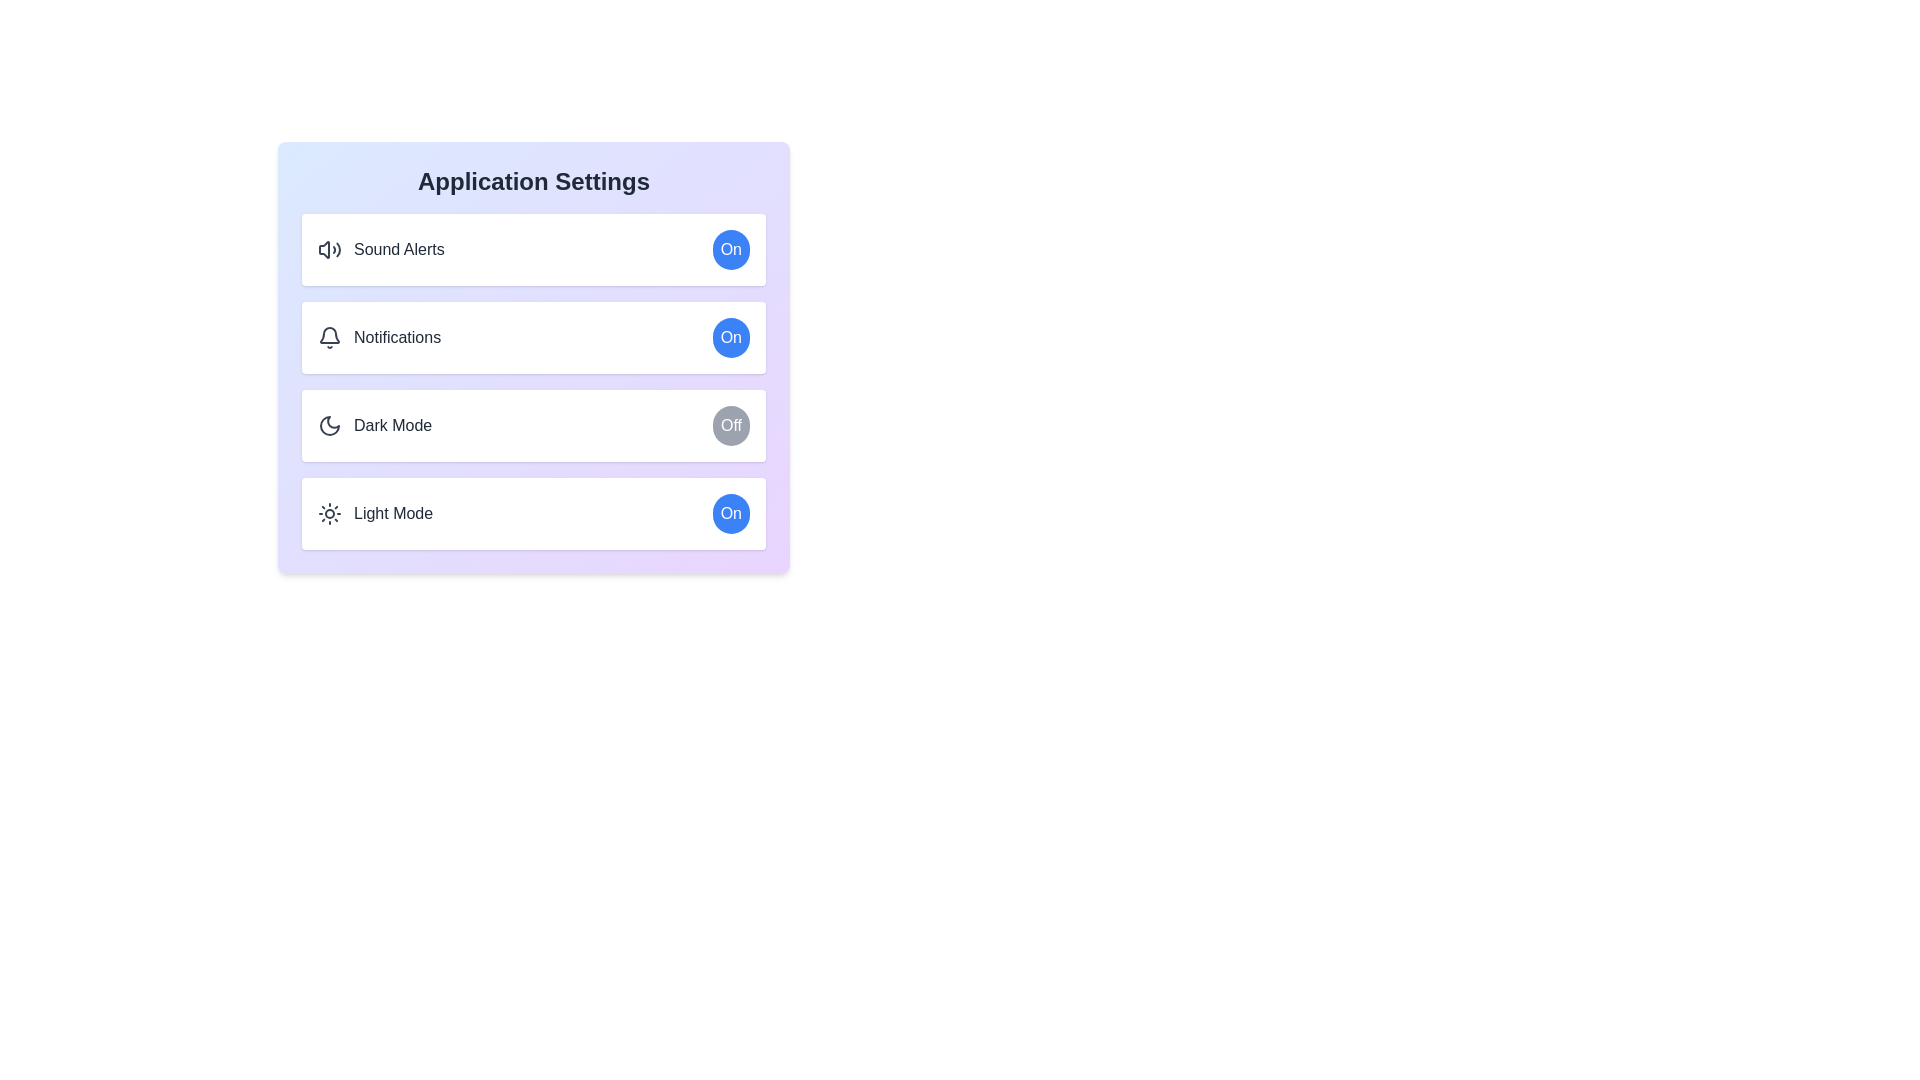 The image size is (1920, 1080). What do you see at coordinates (330, 249) in the screenshot?
I see `the speaker icon with sound waves in the settings interface, positioned in the first row near 'Sound Alerts'` at bounding box center [330, 249].